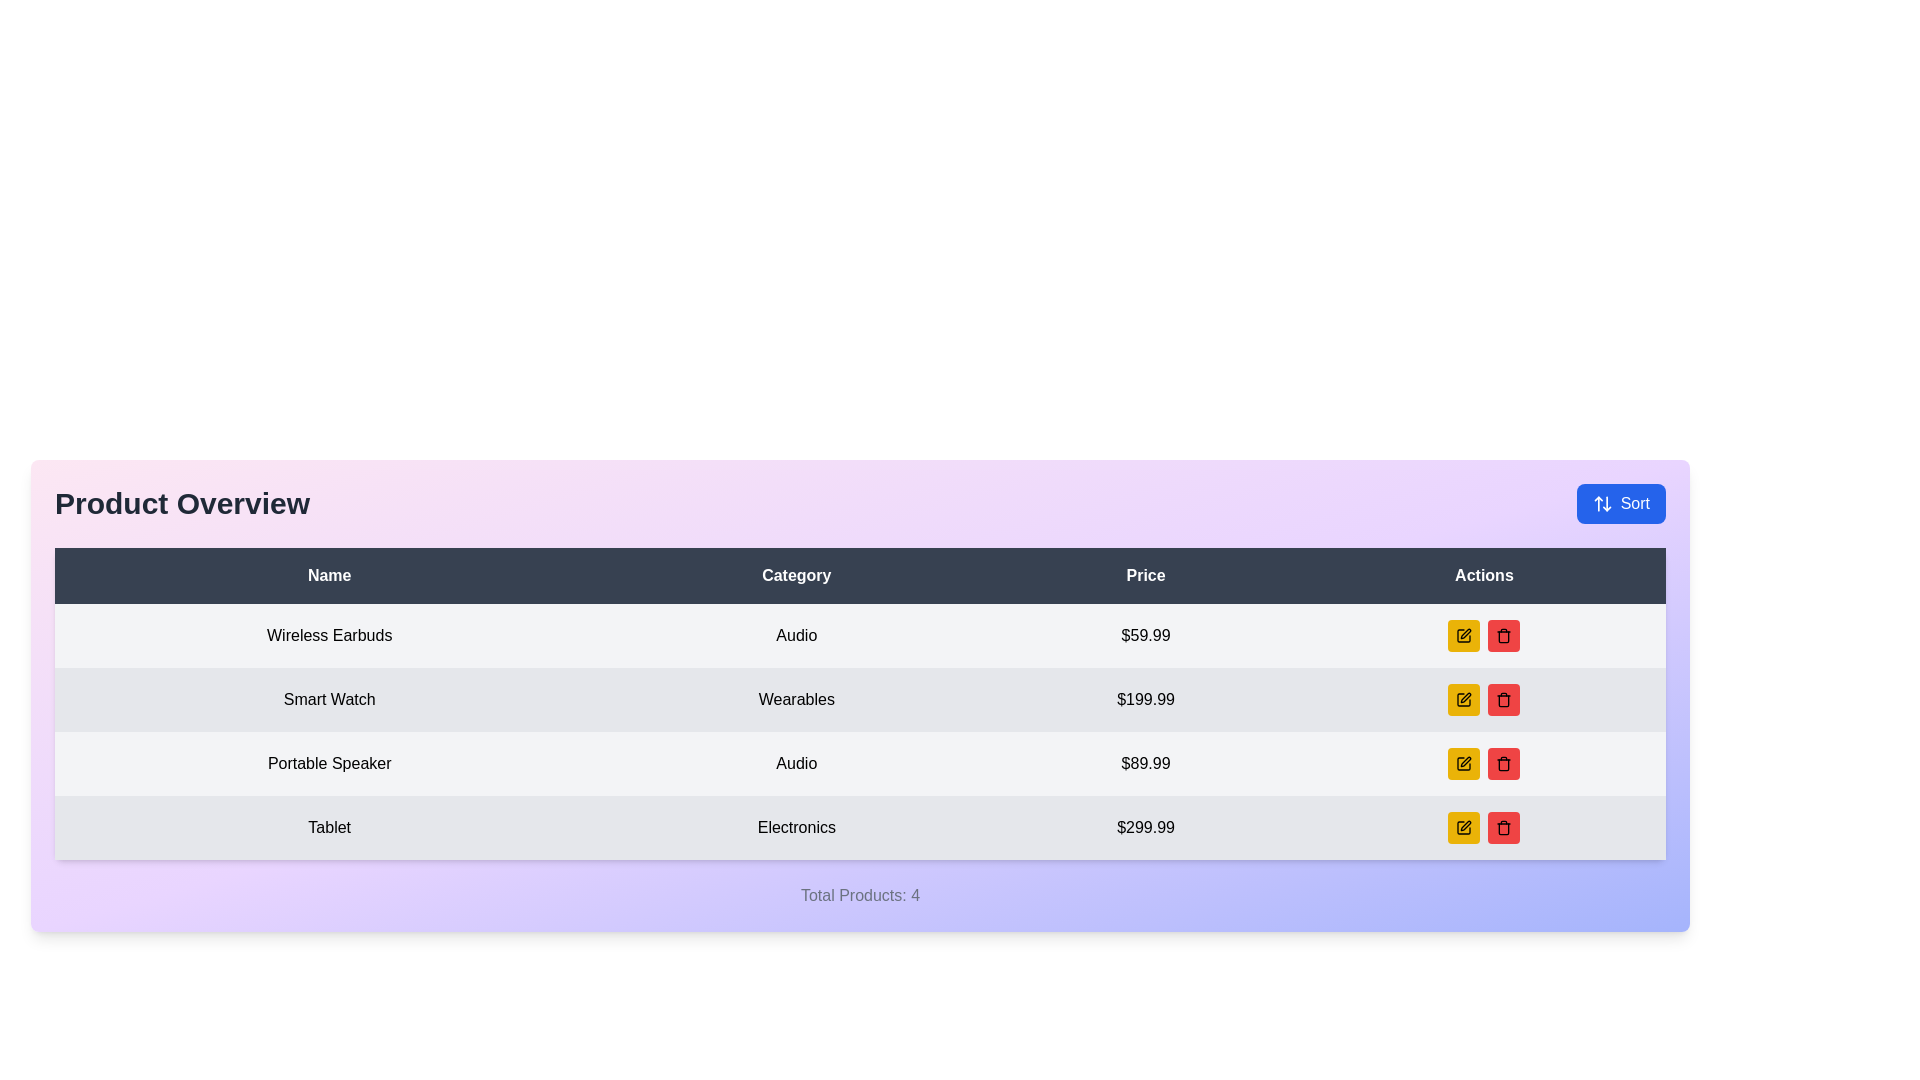 This screenshot has height=1080, width=1920. What do you see at coordinates (1504, 636) in the screenshot?
I see `the small red button with a trash can icon in the 'Actions' column of the third row of the table` at bounding box center [1504, 636].